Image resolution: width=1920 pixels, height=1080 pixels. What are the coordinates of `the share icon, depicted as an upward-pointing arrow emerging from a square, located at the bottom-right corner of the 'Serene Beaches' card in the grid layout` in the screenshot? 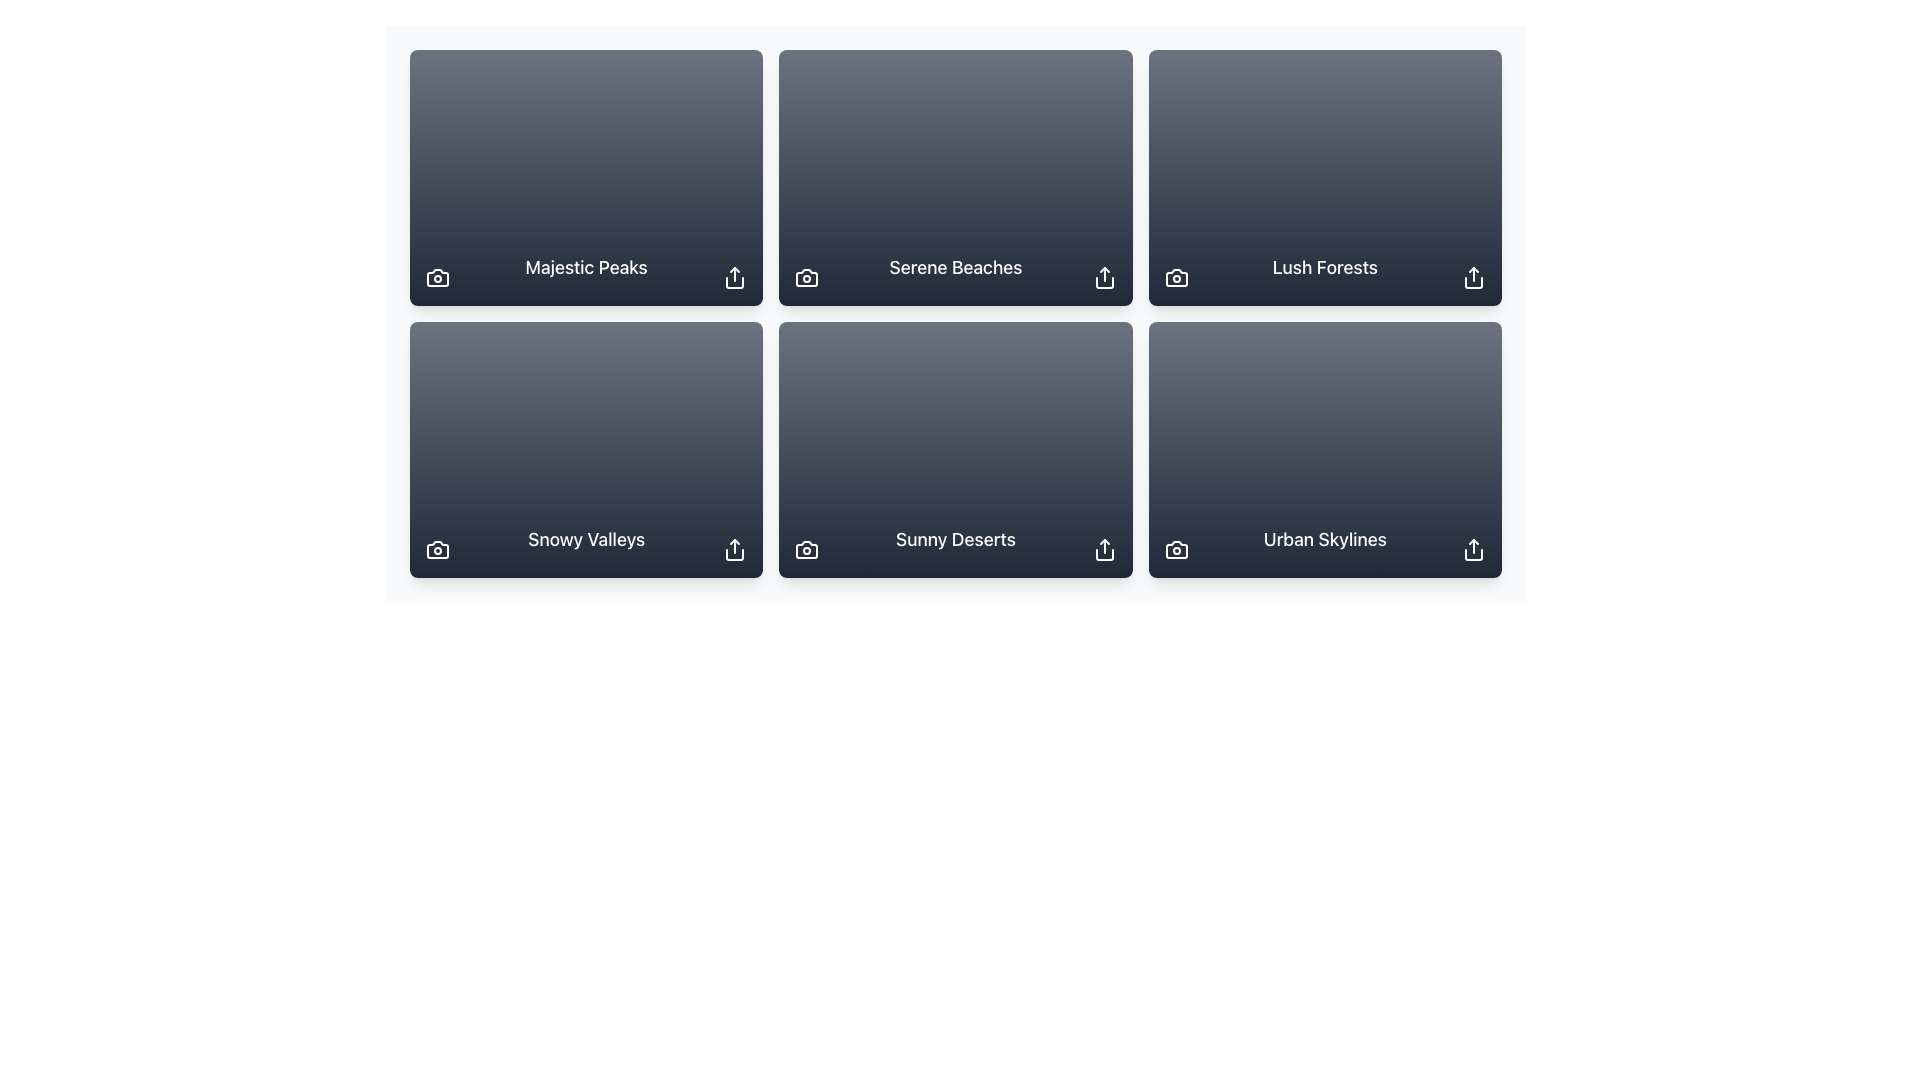 It's located at (1103, 277).